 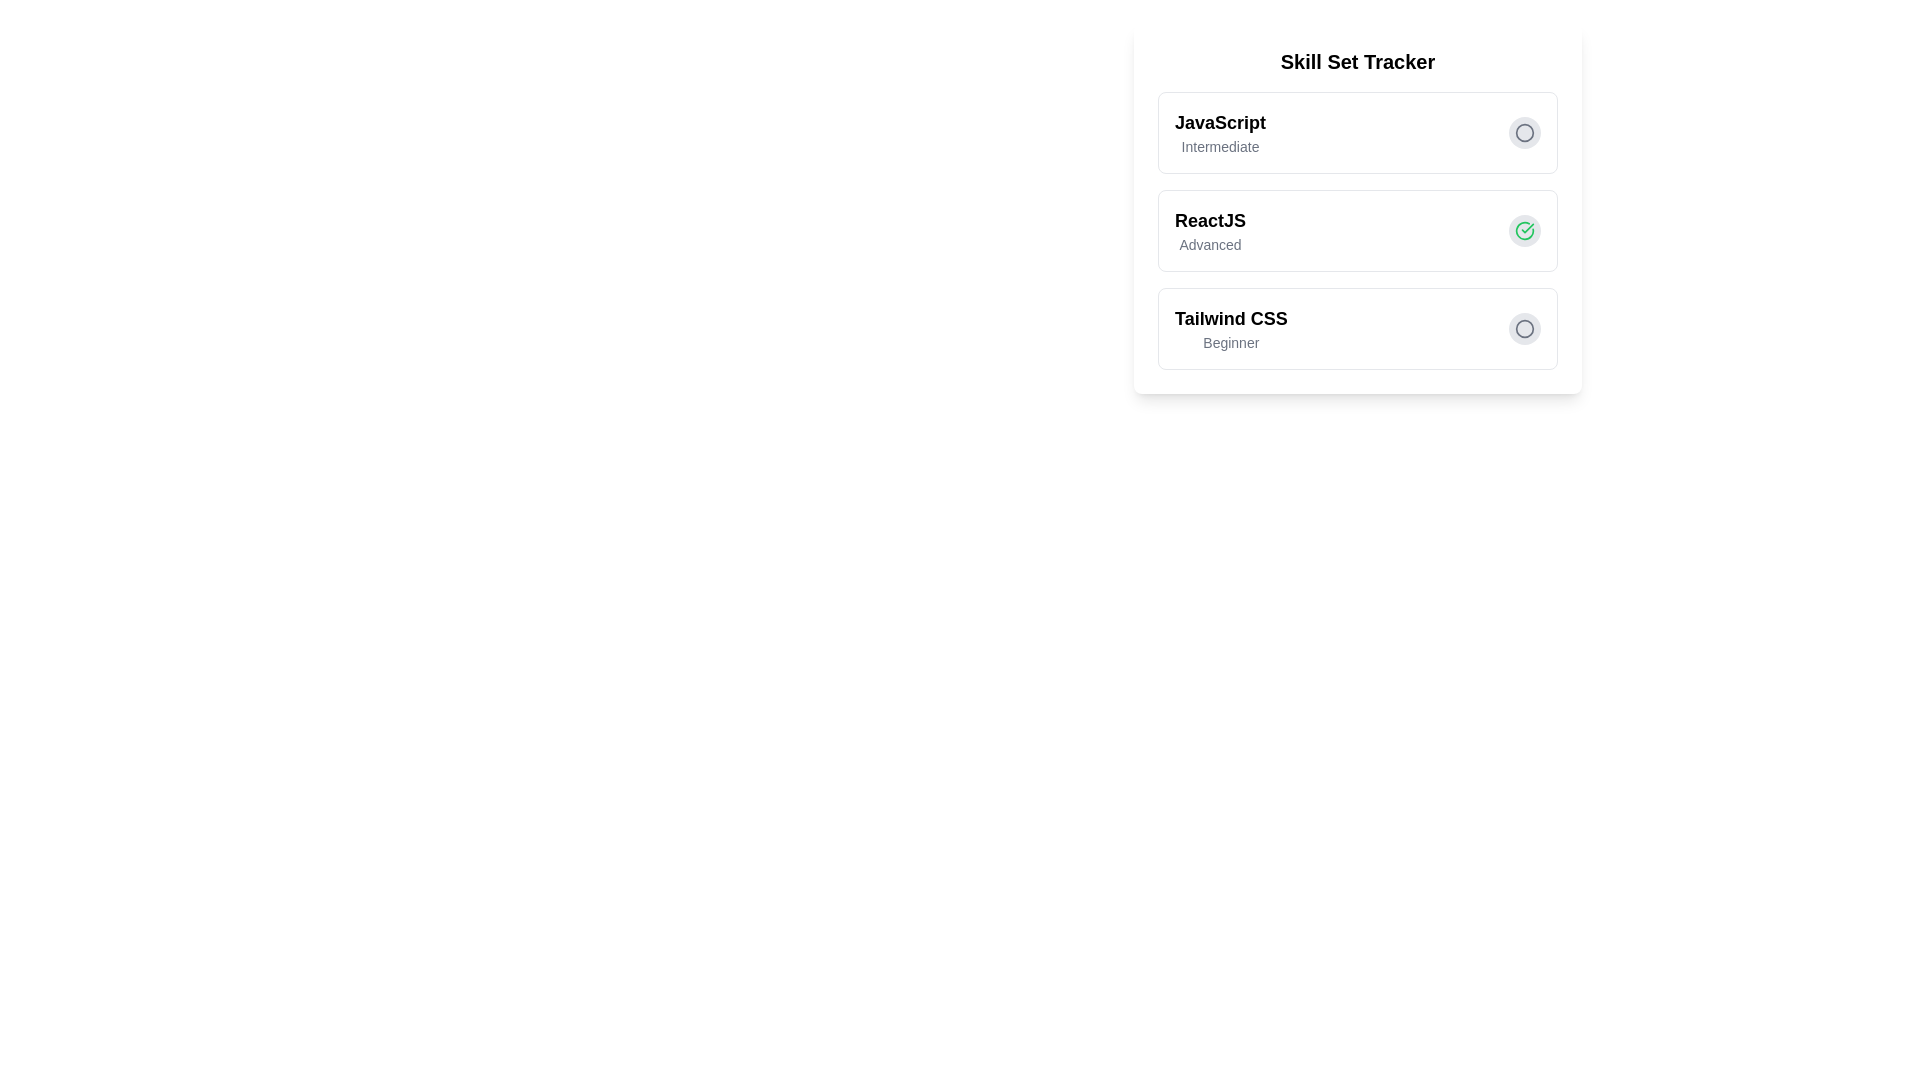 I want to click on the circular button with a green check mark icon, so click(x=1524, y=230).